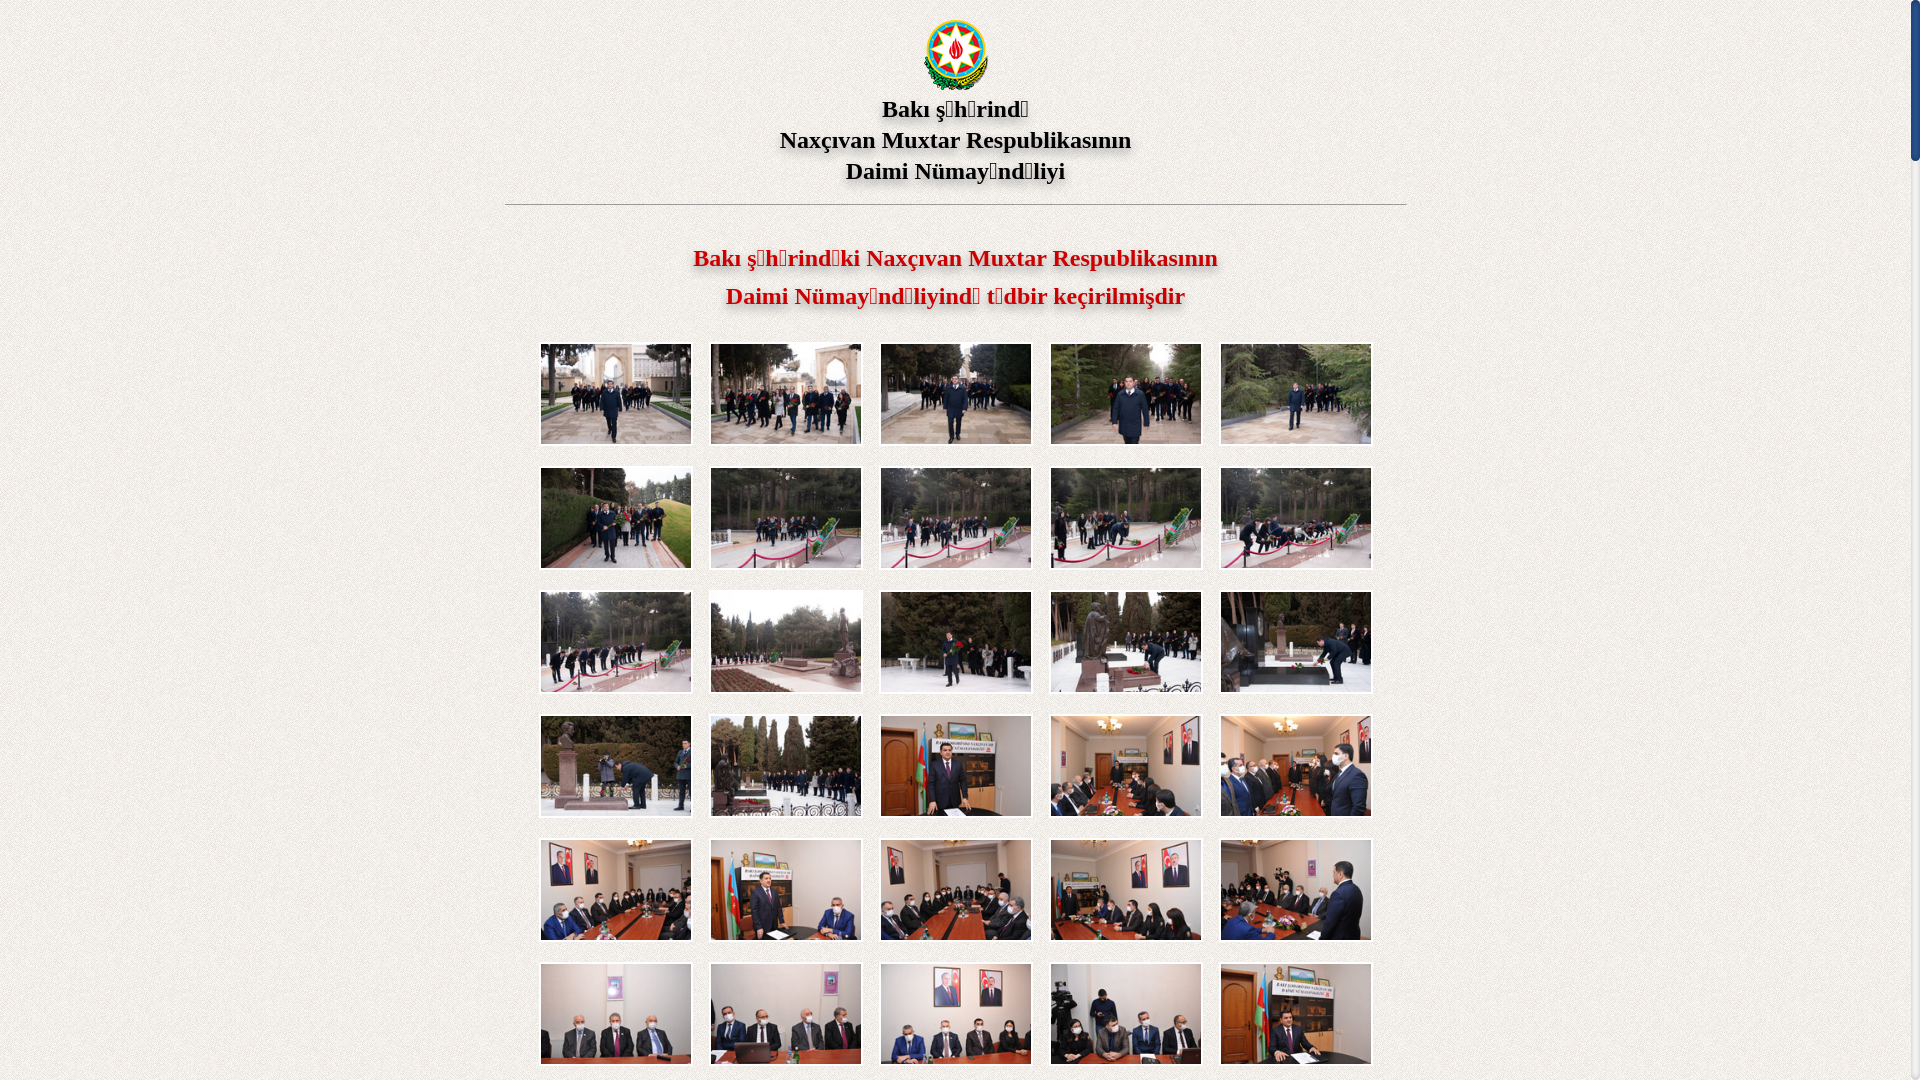 The width and height of the screenshot is (1920, 1080). I want to click on 'Click to enlarge', so click(784, 1014).